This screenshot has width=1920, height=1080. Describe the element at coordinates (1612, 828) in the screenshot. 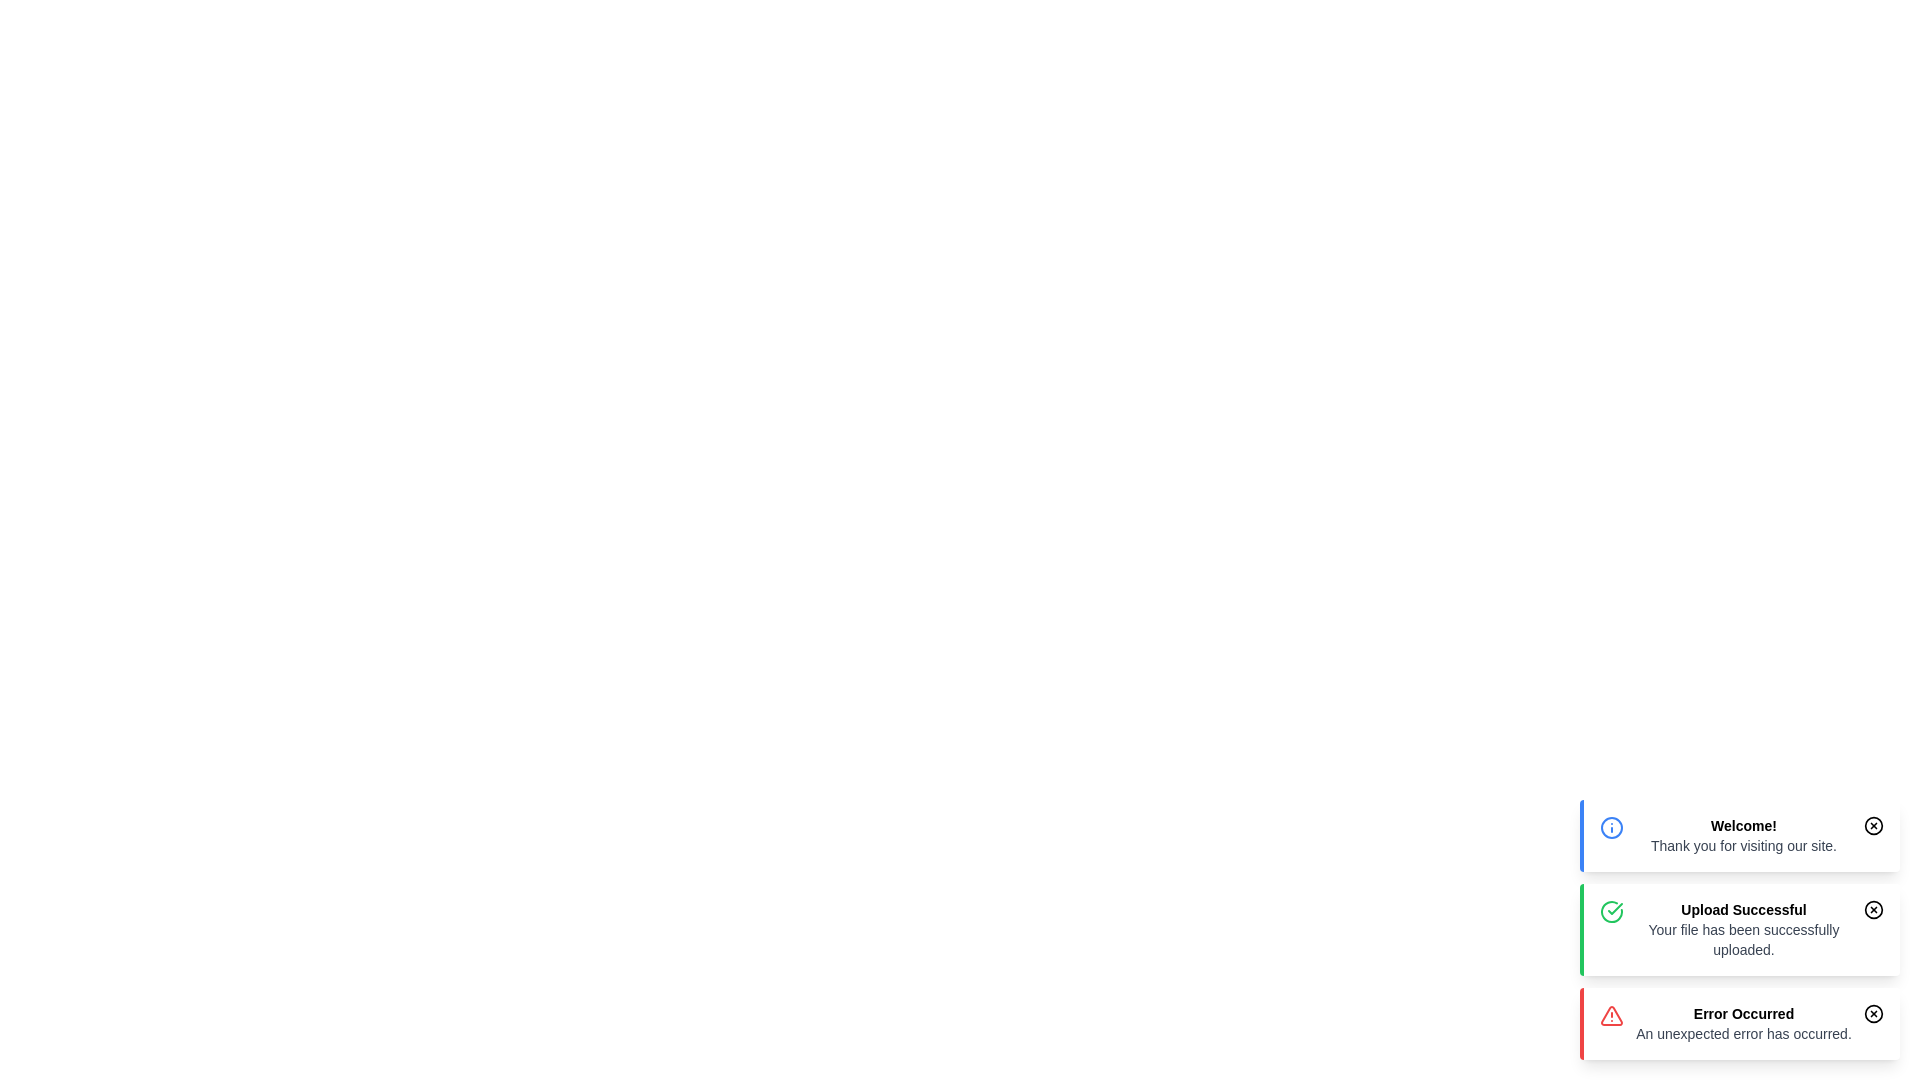

I see `the information or notification icon located beside the 'Welcome!' header in the notification card` at that location.